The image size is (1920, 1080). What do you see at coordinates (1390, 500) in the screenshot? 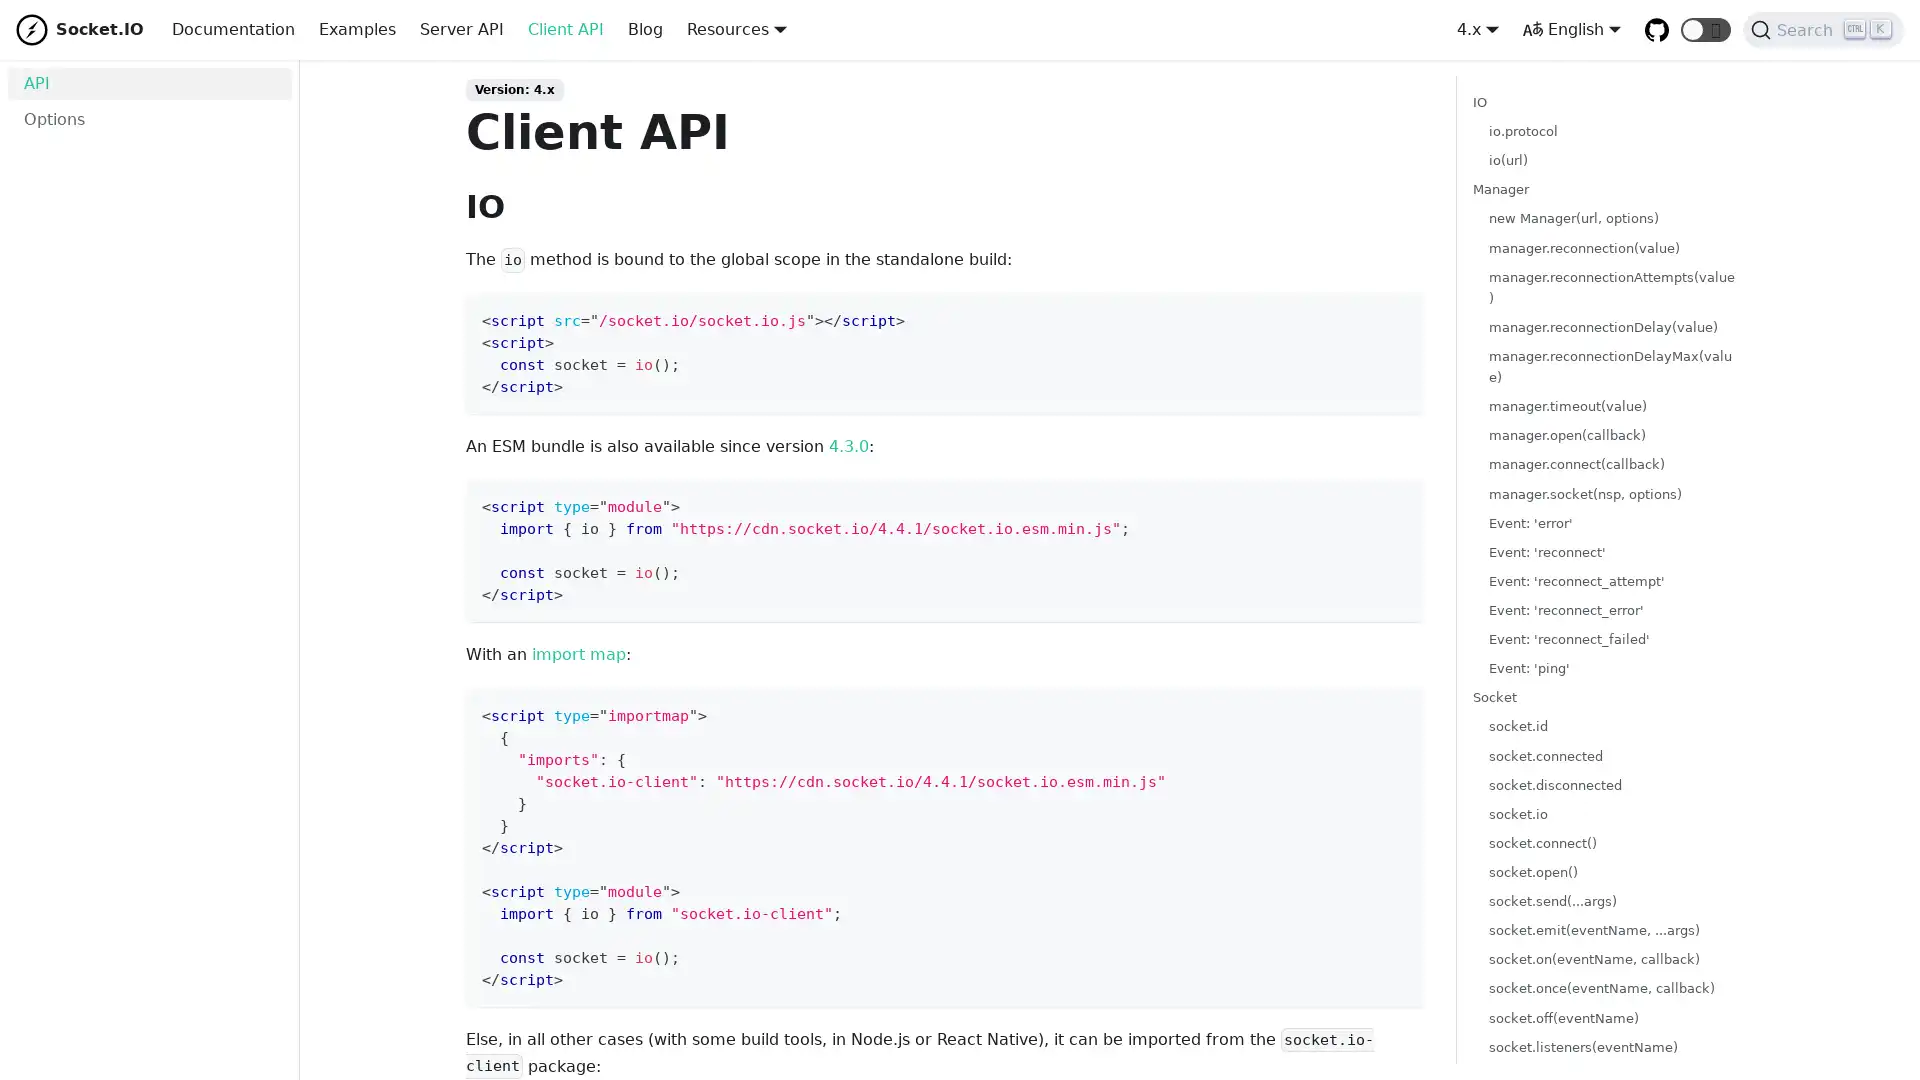
I see `Copy code to clipboard` at bounding box center [1390, 500].